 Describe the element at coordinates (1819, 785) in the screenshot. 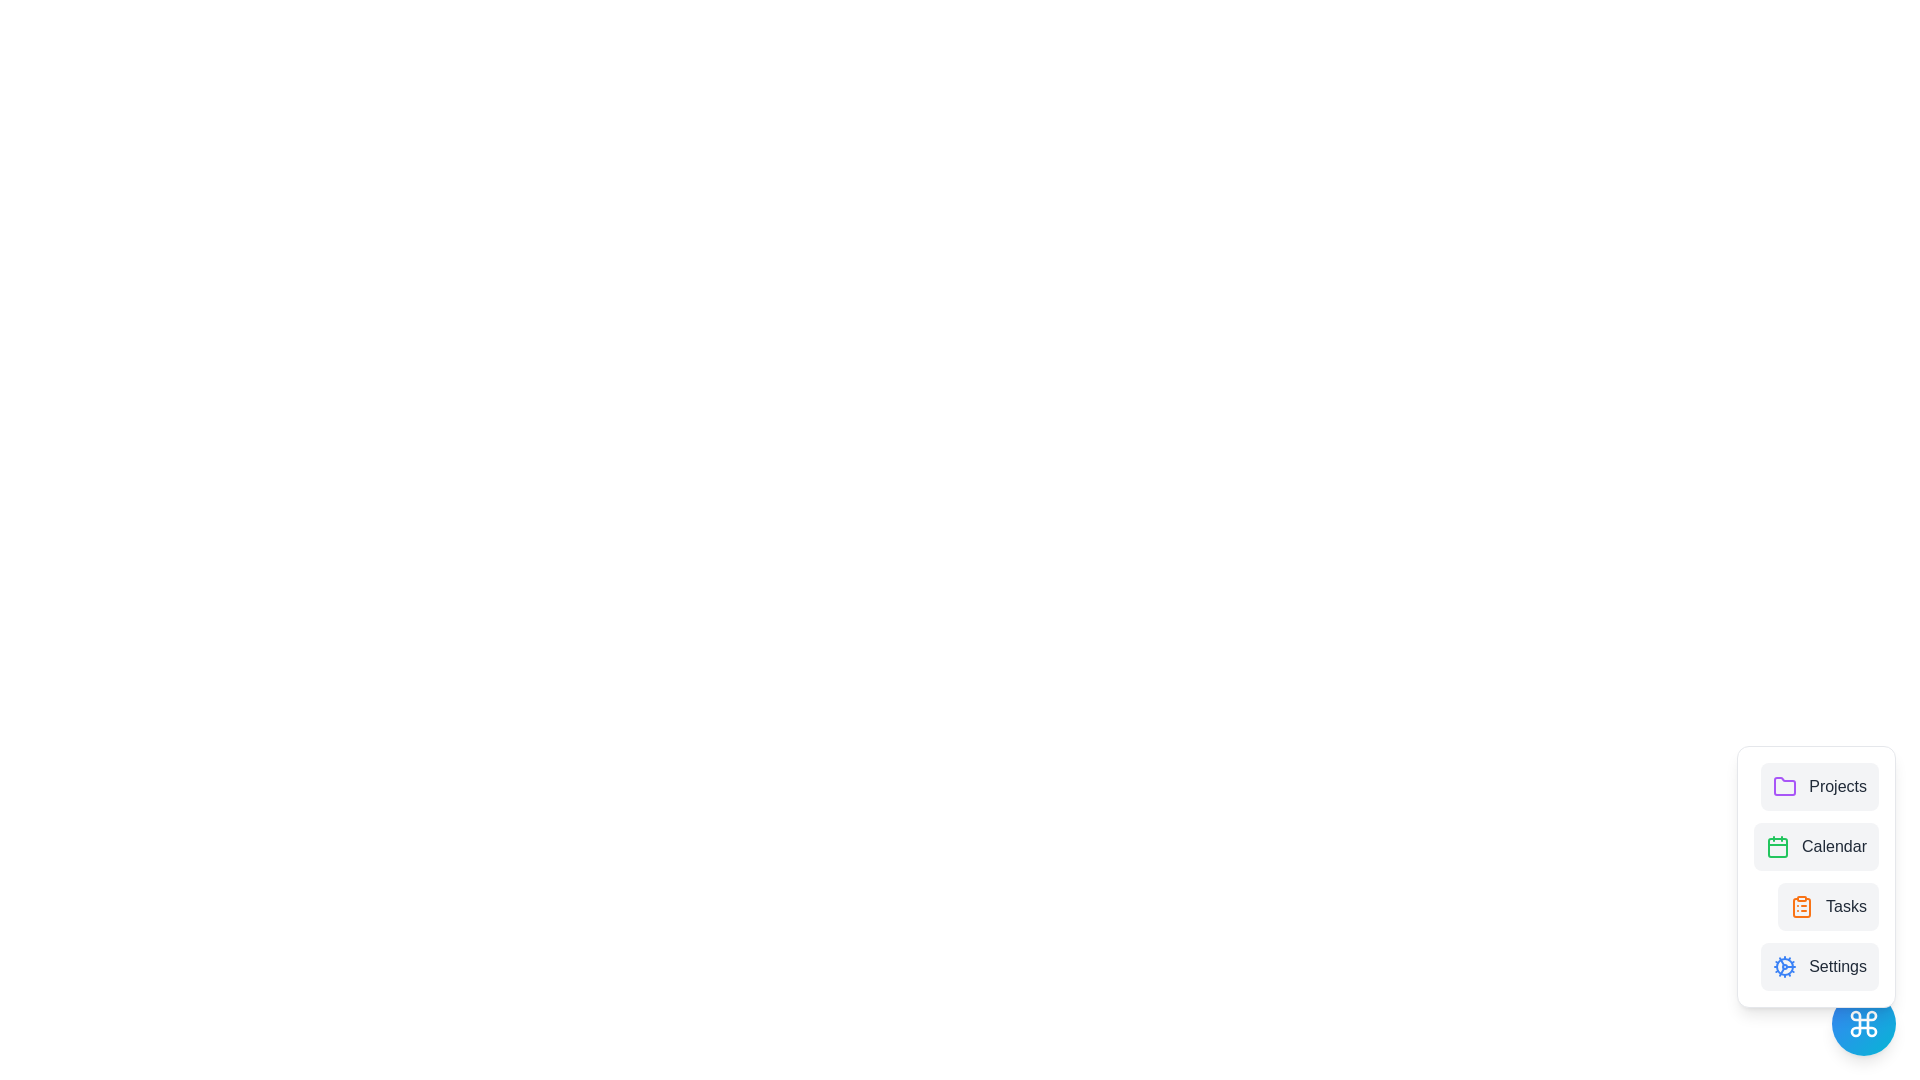

I see `the Projects from the menu` at that location.